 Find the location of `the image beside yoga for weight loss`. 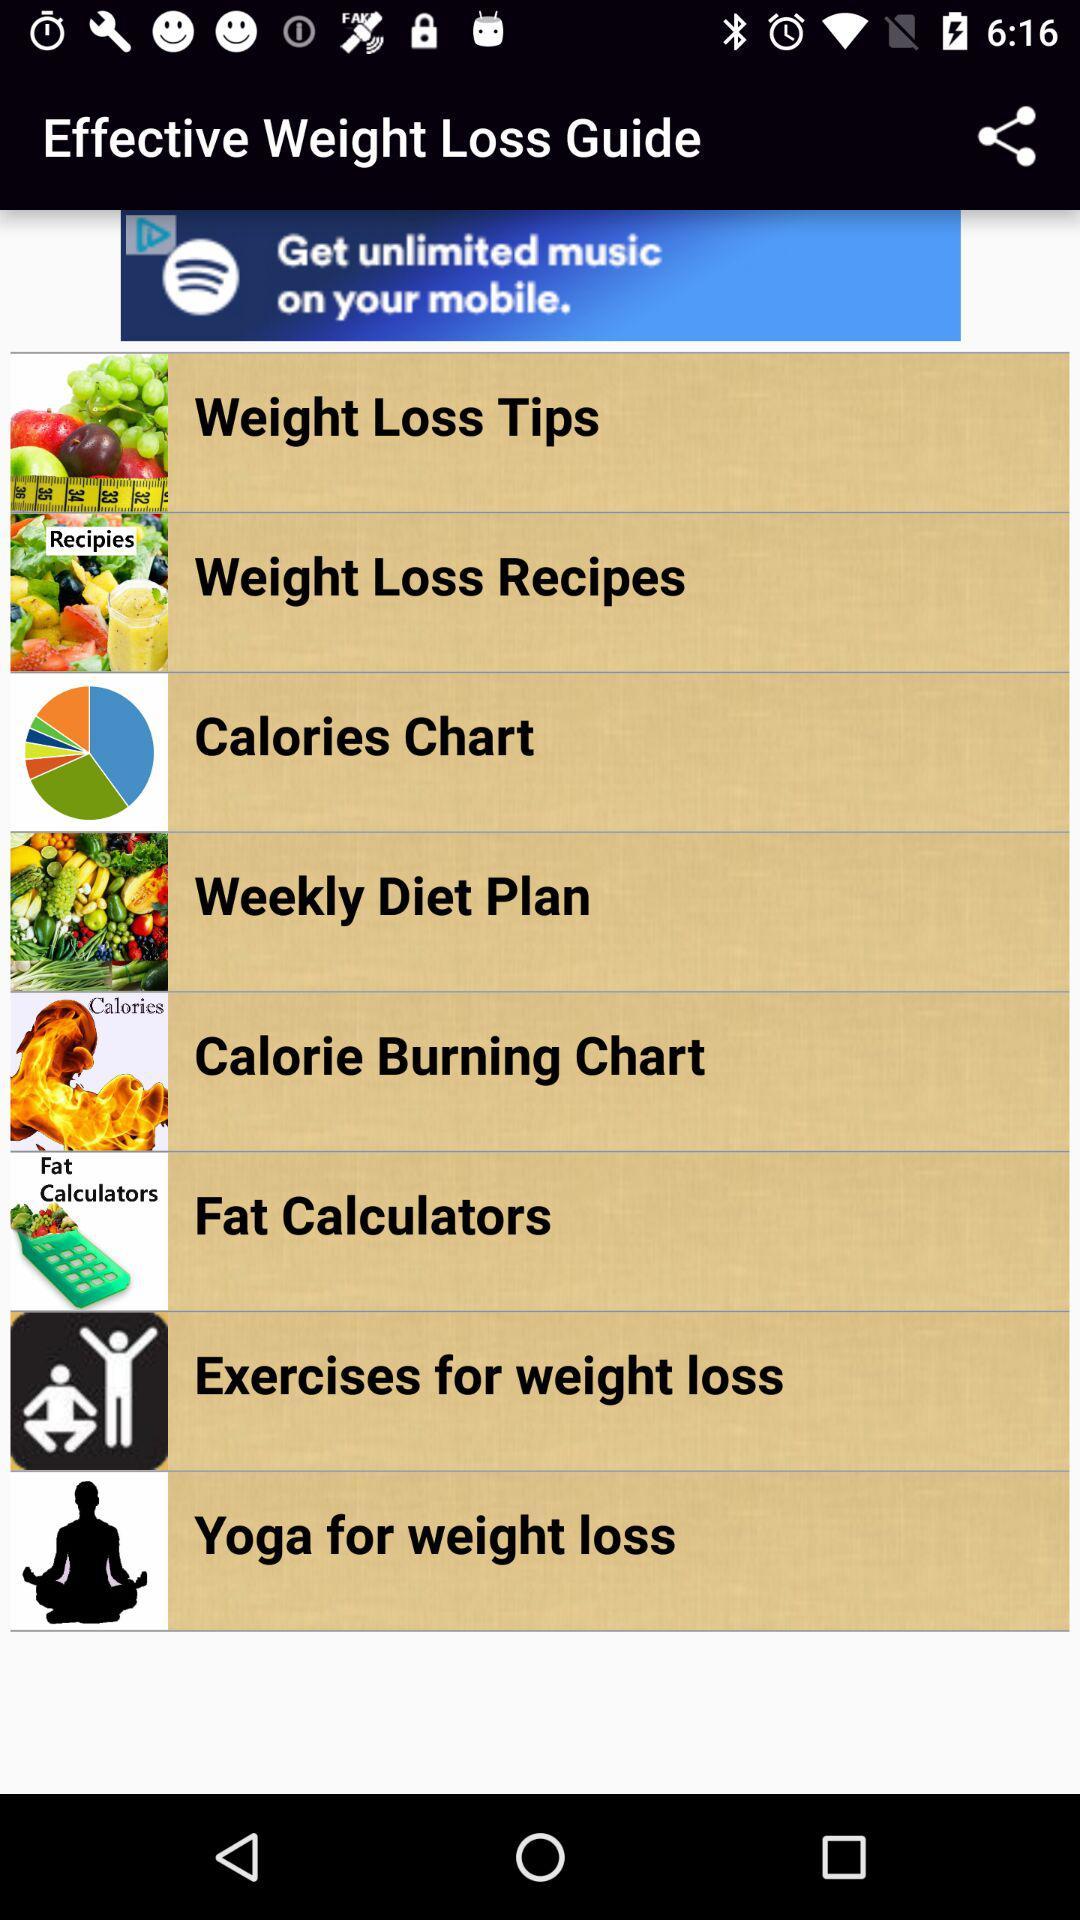

the image beside yoga for weight loss is located at coordinates (88, 1549).